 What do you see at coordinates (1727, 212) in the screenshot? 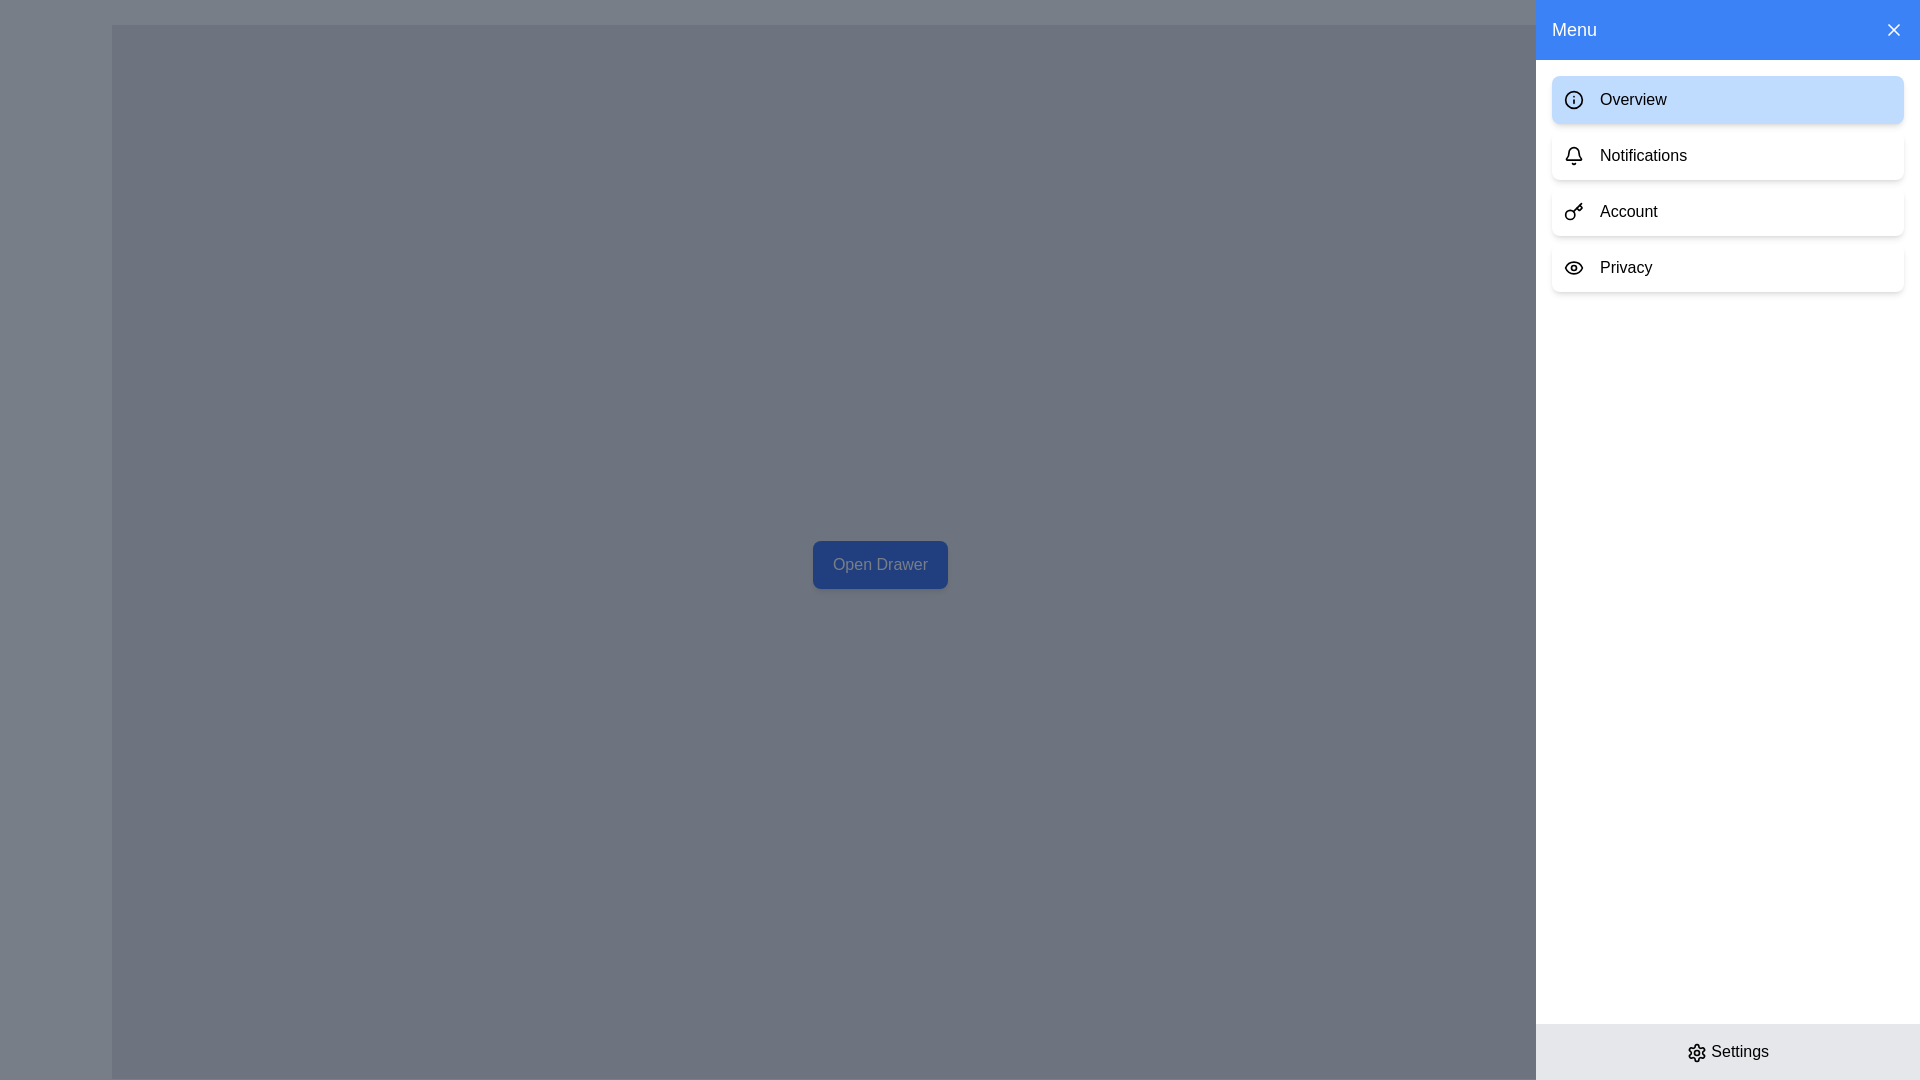
I see `the navigation button located in the right-side menu, positioned between the 'Notifications' and 'Privacy' buttons` at bounding box center [1727, 212].